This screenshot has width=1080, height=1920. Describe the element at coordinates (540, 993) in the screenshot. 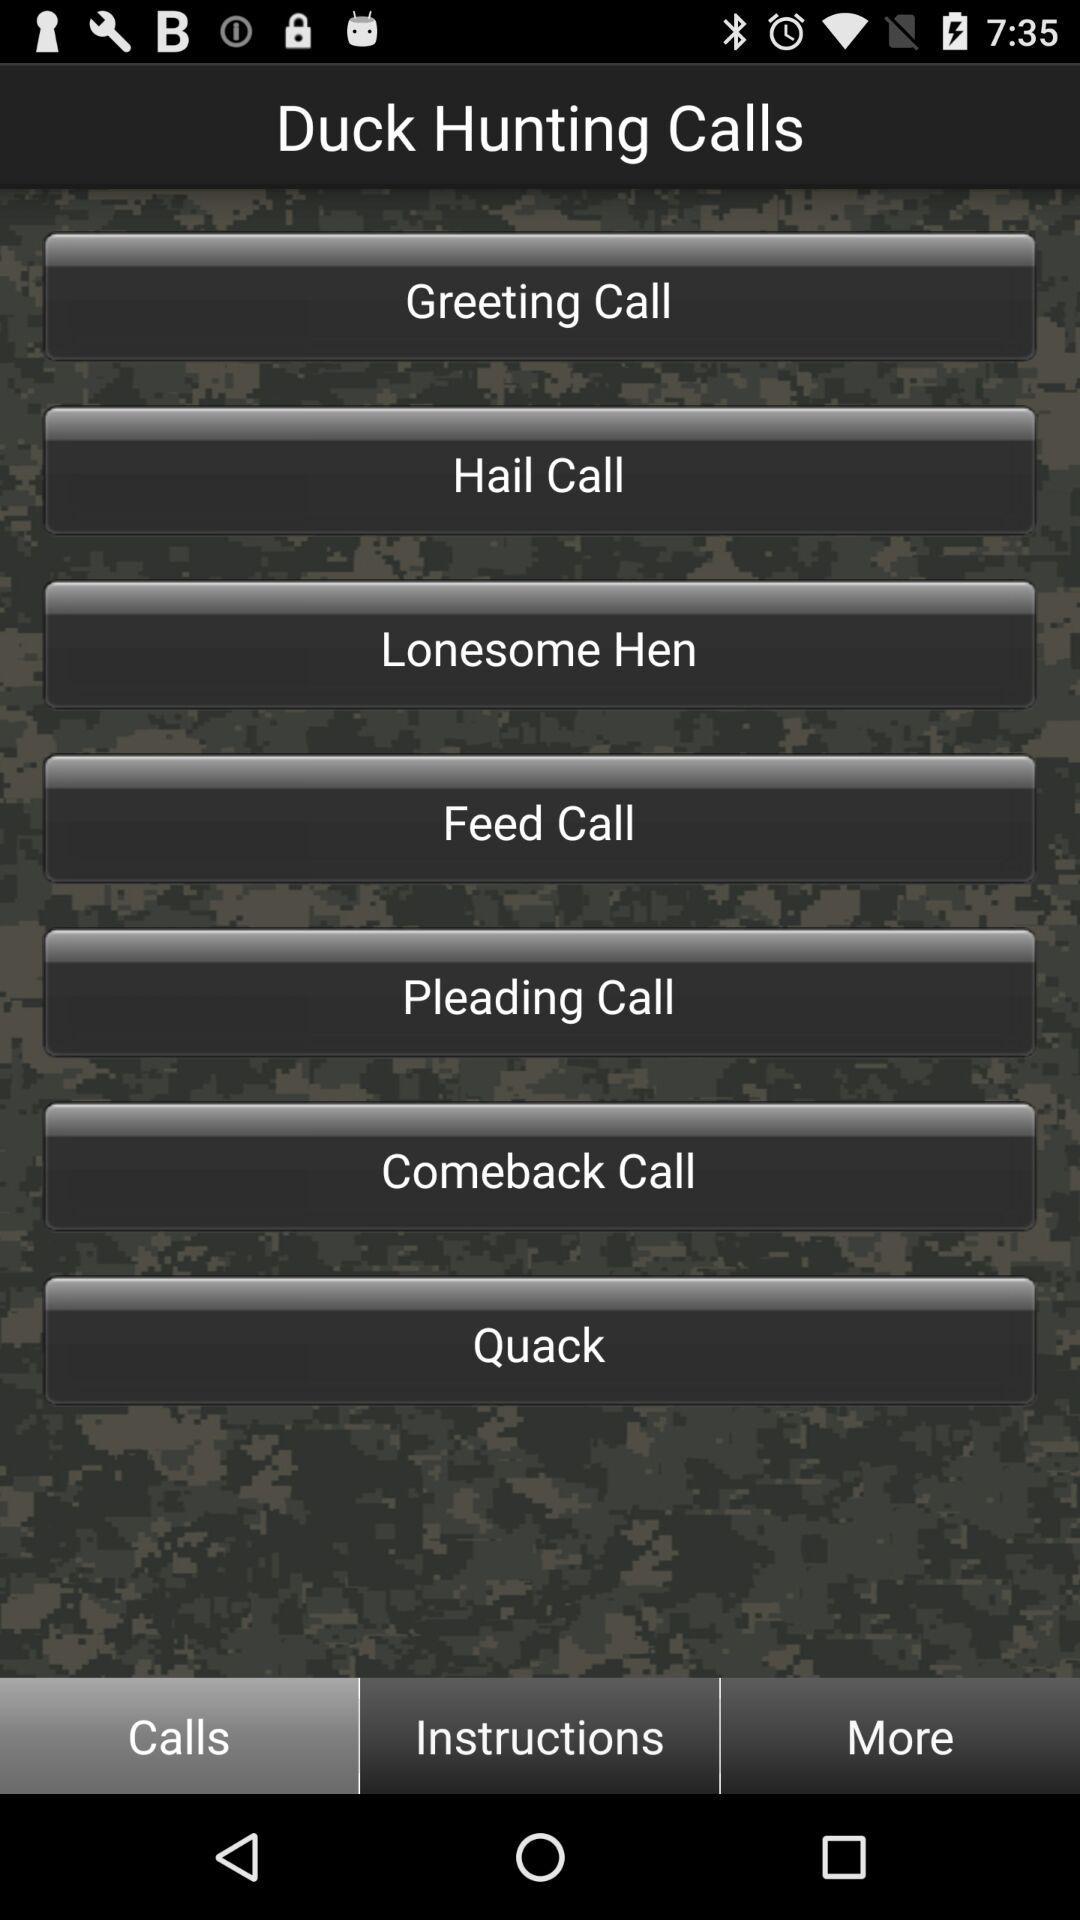

I see `the pleading call item` at that location.